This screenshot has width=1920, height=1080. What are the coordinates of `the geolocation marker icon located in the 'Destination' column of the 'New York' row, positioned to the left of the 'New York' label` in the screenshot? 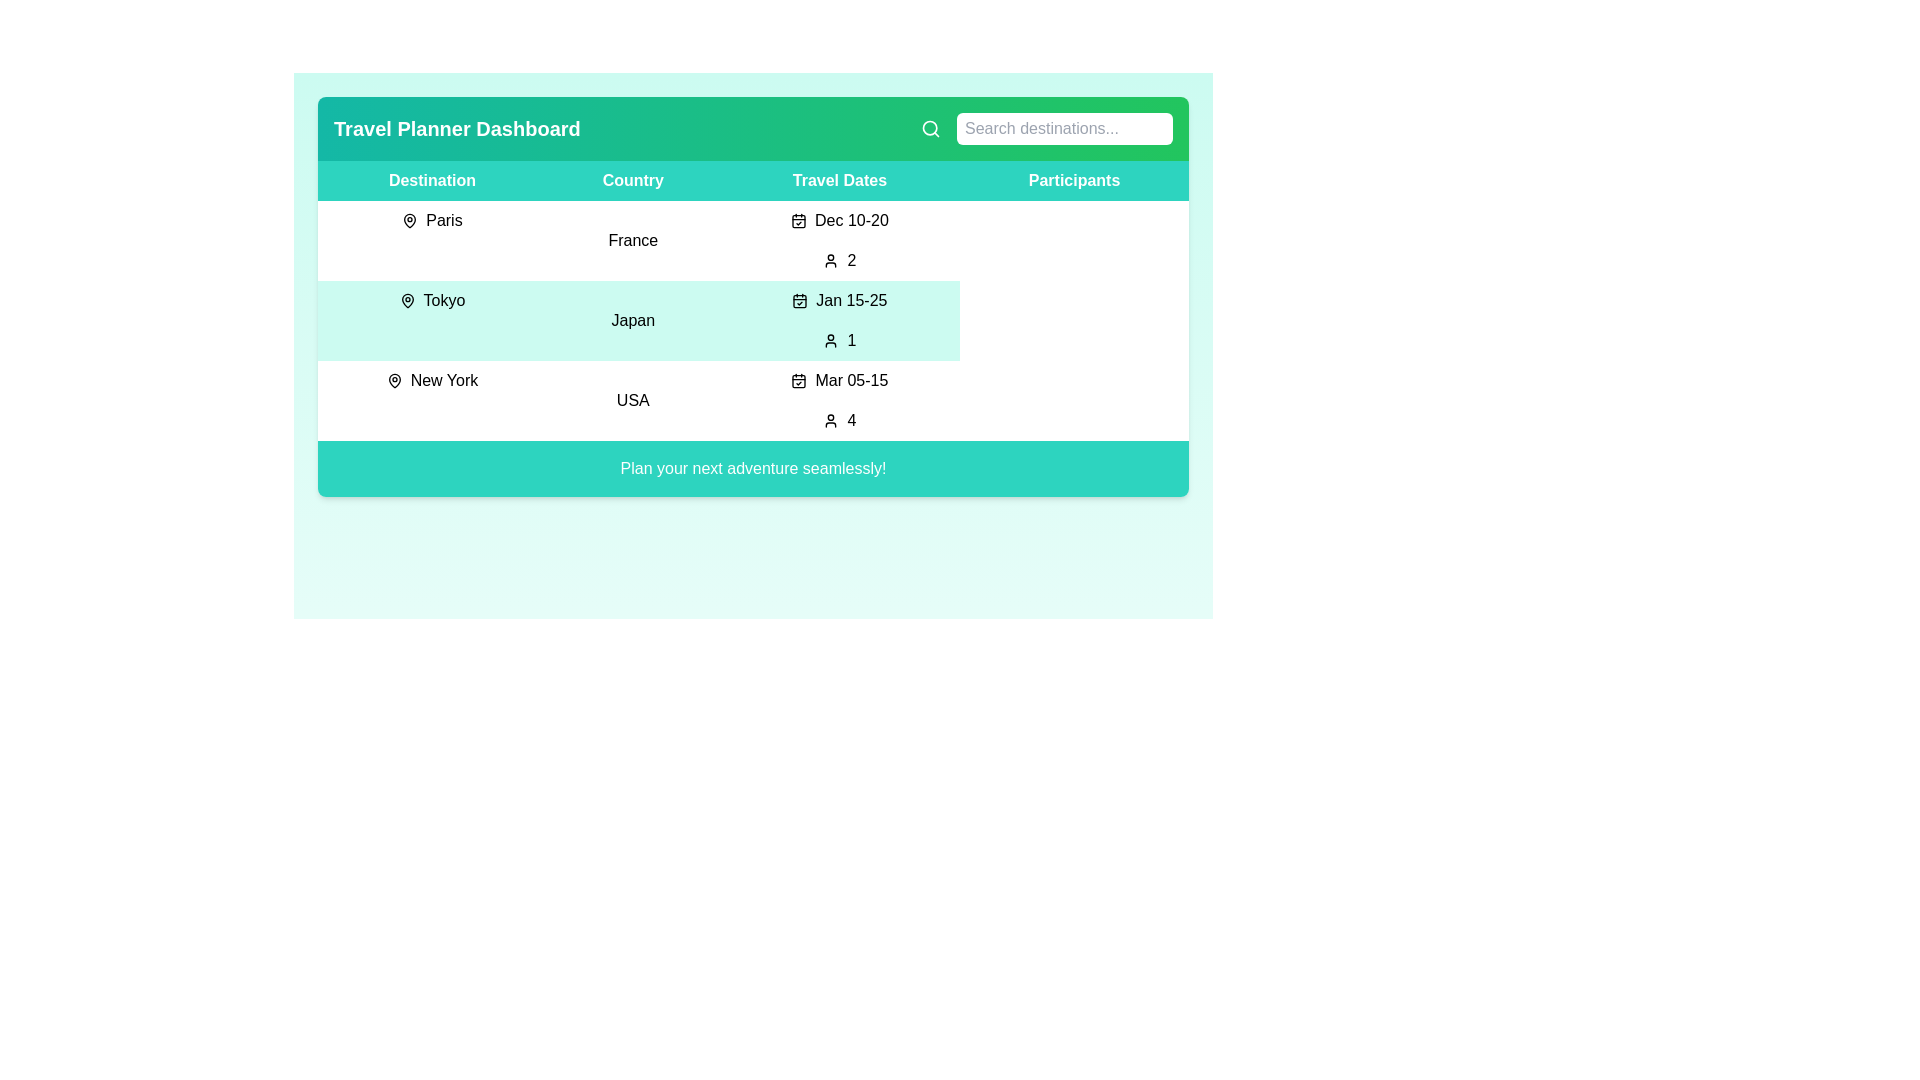 It's located at (394, 381).